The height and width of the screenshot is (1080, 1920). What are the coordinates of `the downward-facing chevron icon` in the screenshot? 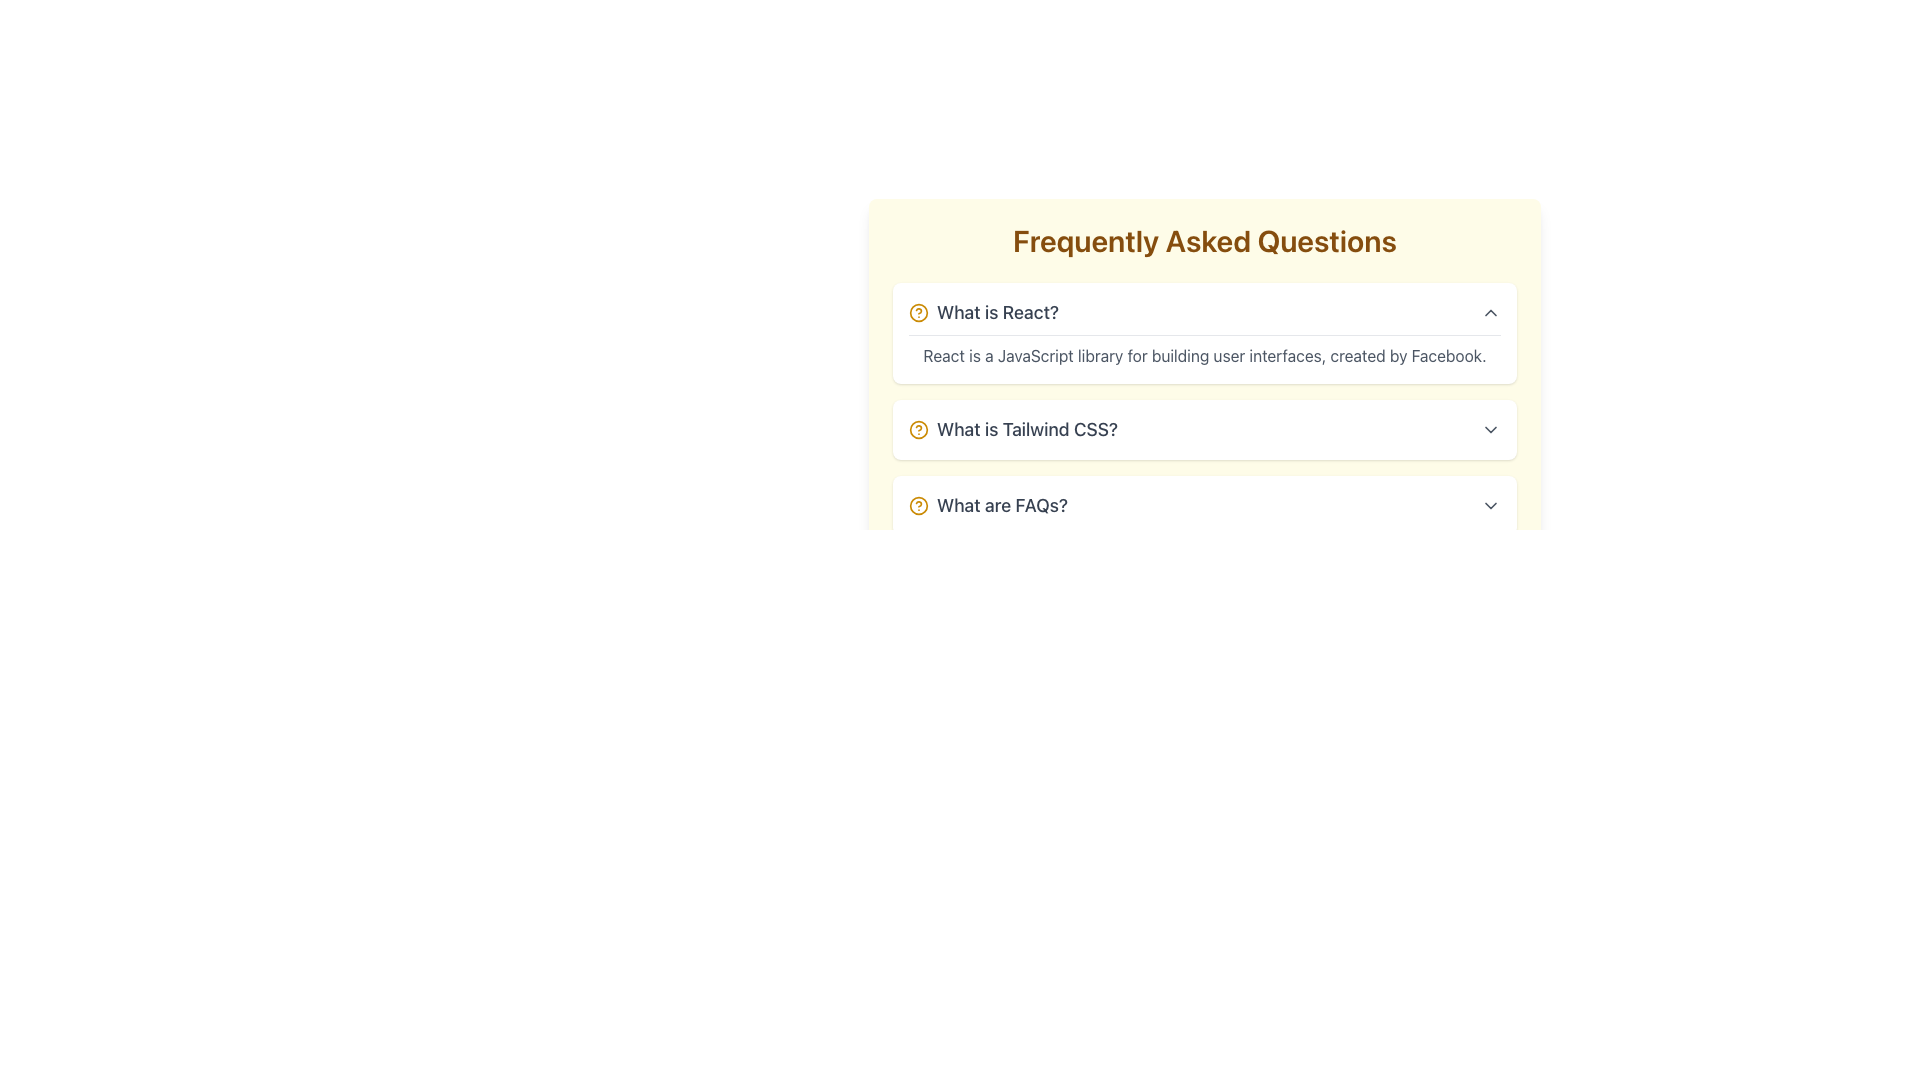 It's located at (1491, 428).